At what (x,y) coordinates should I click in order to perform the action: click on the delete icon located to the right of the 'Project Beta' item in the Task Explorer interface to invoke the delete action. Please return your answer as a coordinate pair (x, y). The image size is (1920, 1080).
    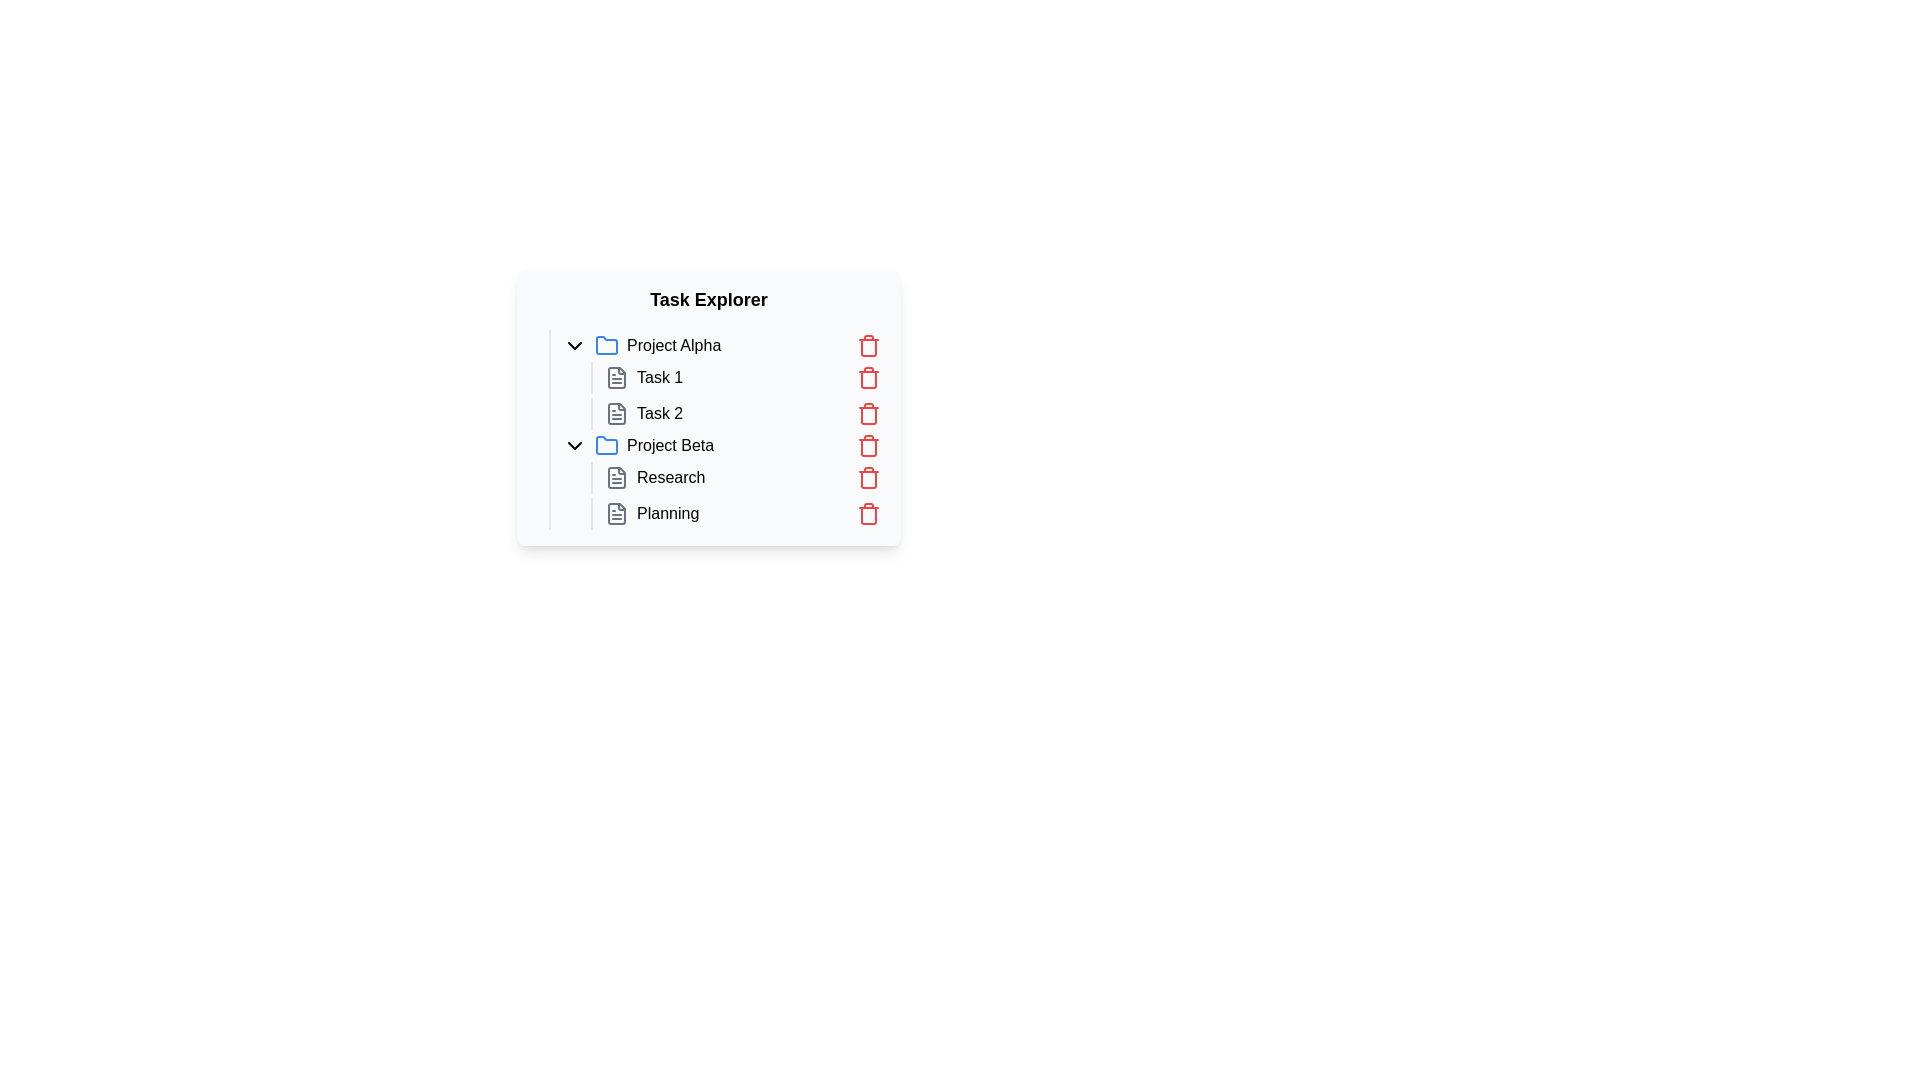
    Looking at the image, I should click on (868, 446).